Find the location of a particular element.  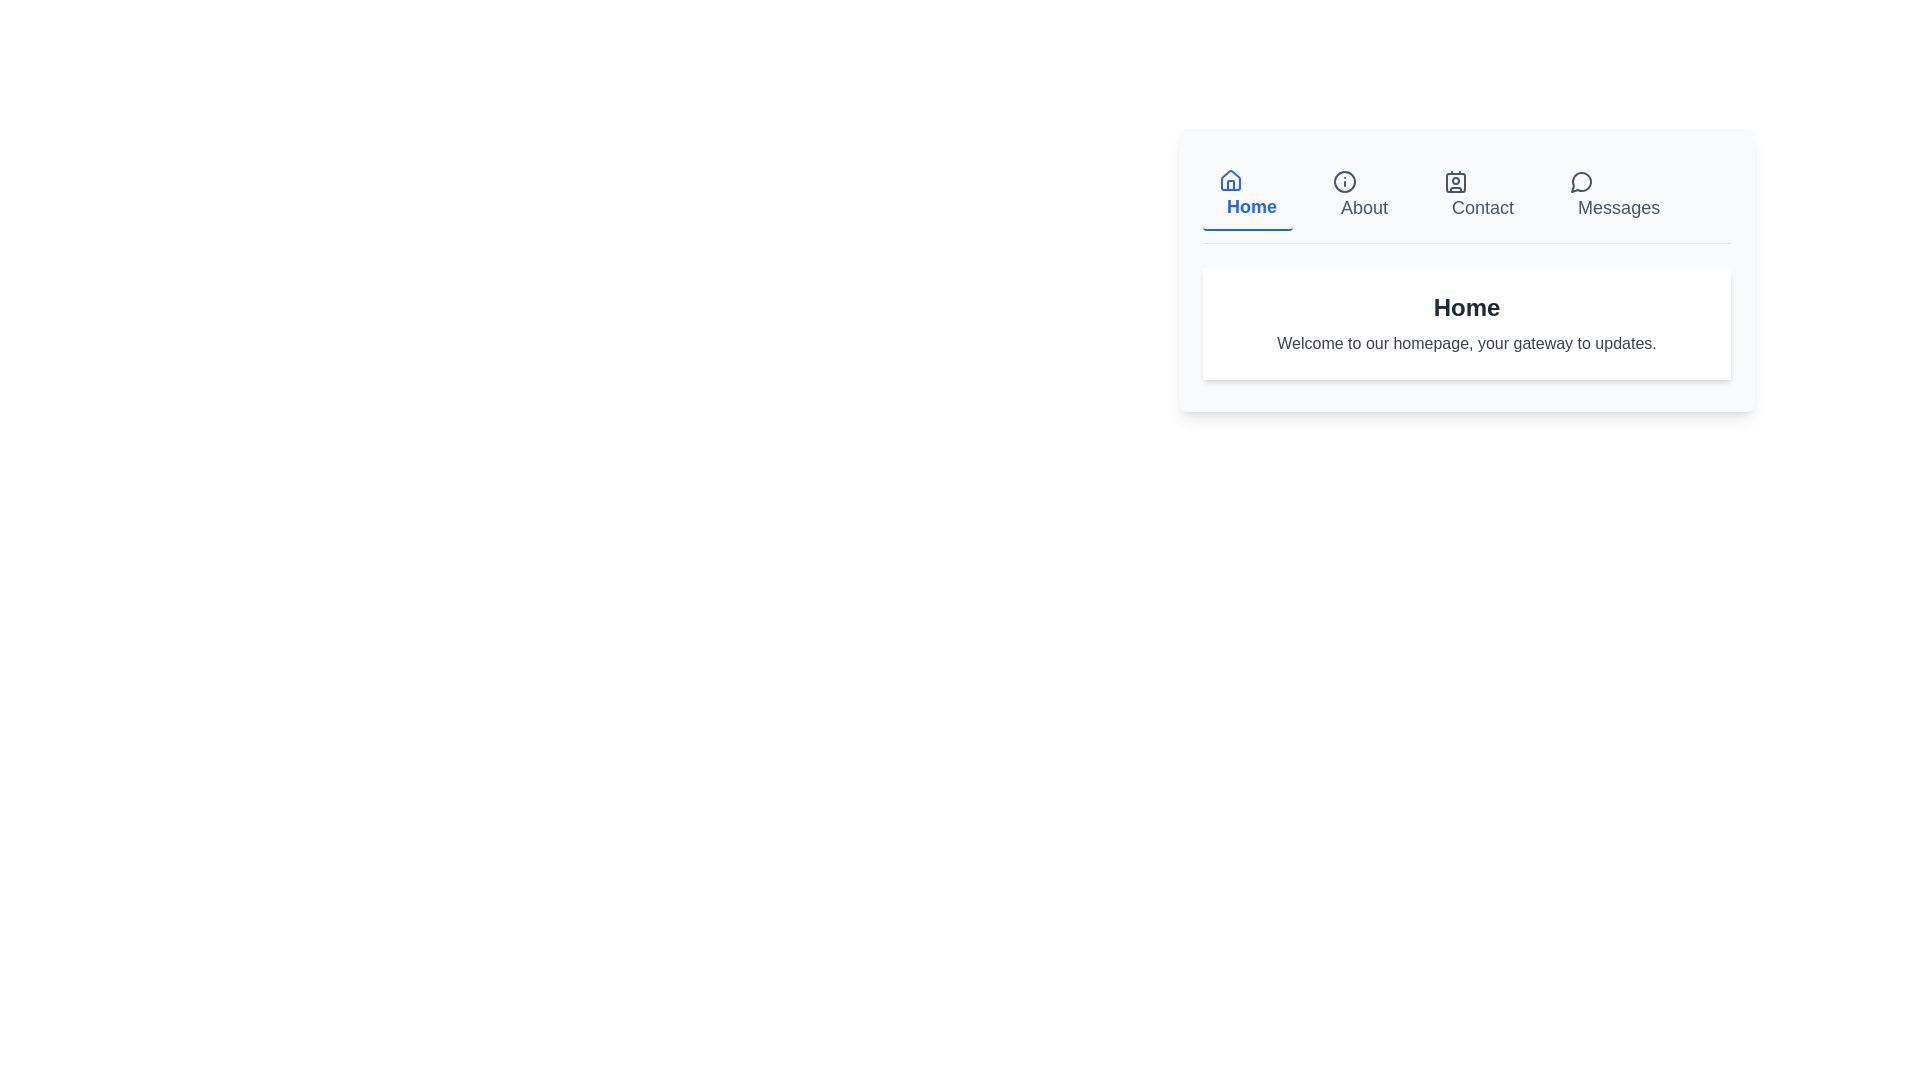

the tab labeled Contact is located at coordinates (1478, 196).